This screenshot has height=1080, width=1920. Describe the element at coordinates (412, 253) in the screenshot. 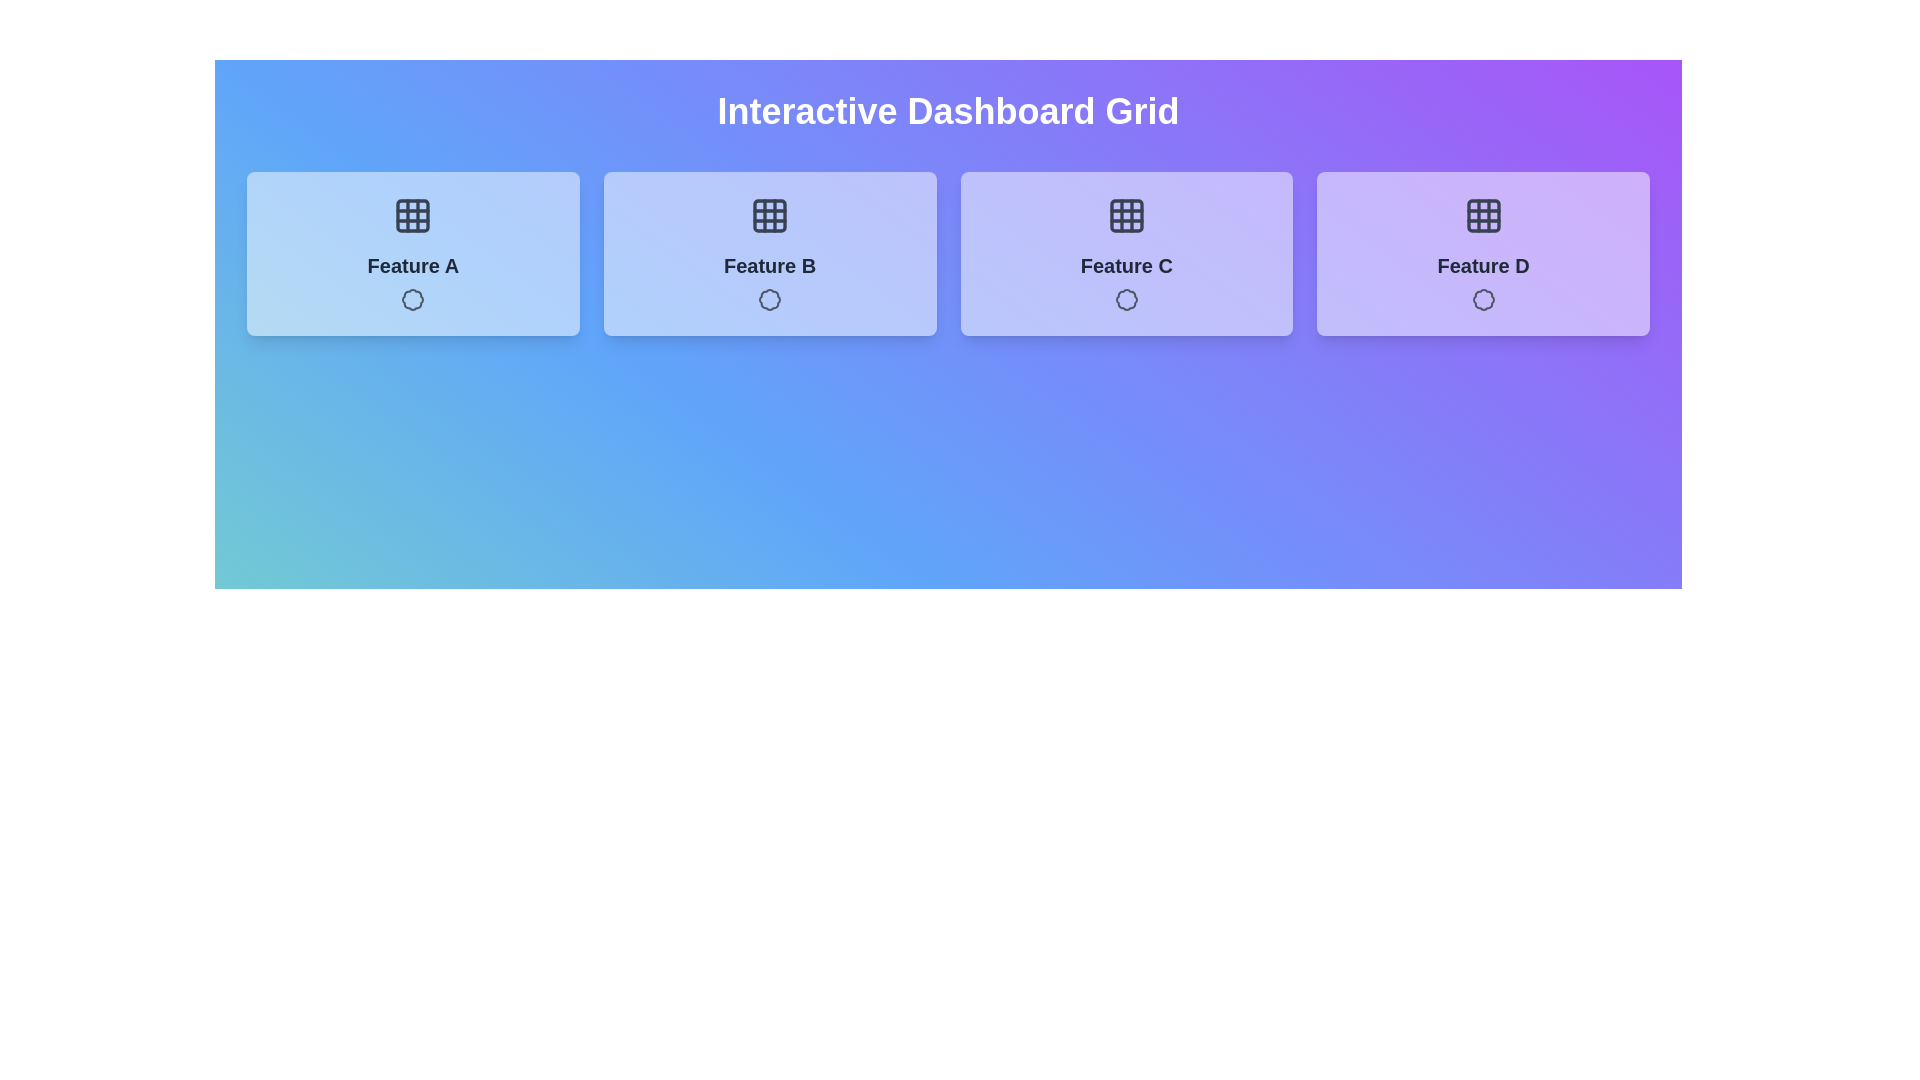

I see `the interactive Card element titled 'Feature A', which is the first card in a grid layout located in the top-left corner` at that location.